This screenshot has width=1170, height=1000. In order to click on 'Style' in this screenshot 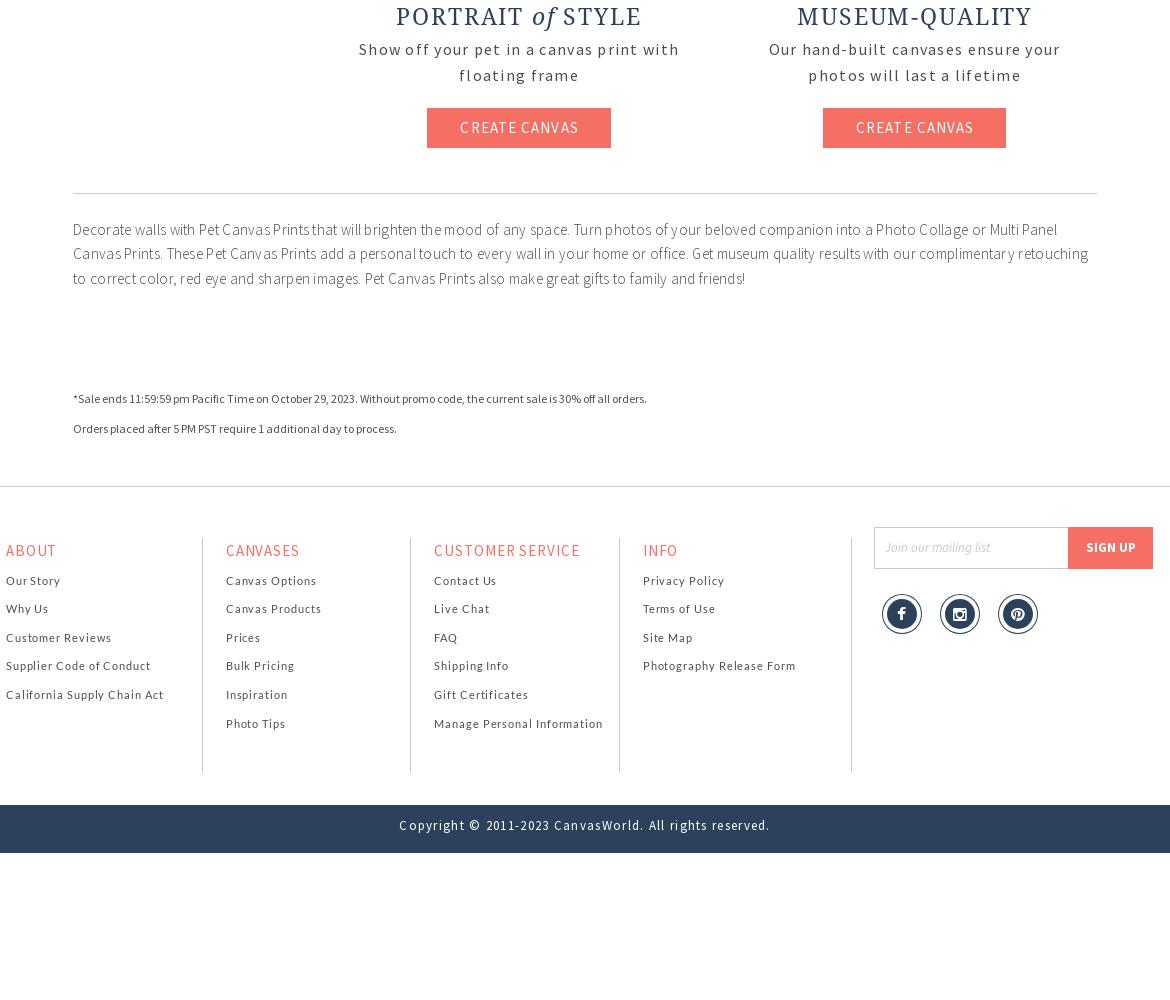, I will do `click(597, 17)`.